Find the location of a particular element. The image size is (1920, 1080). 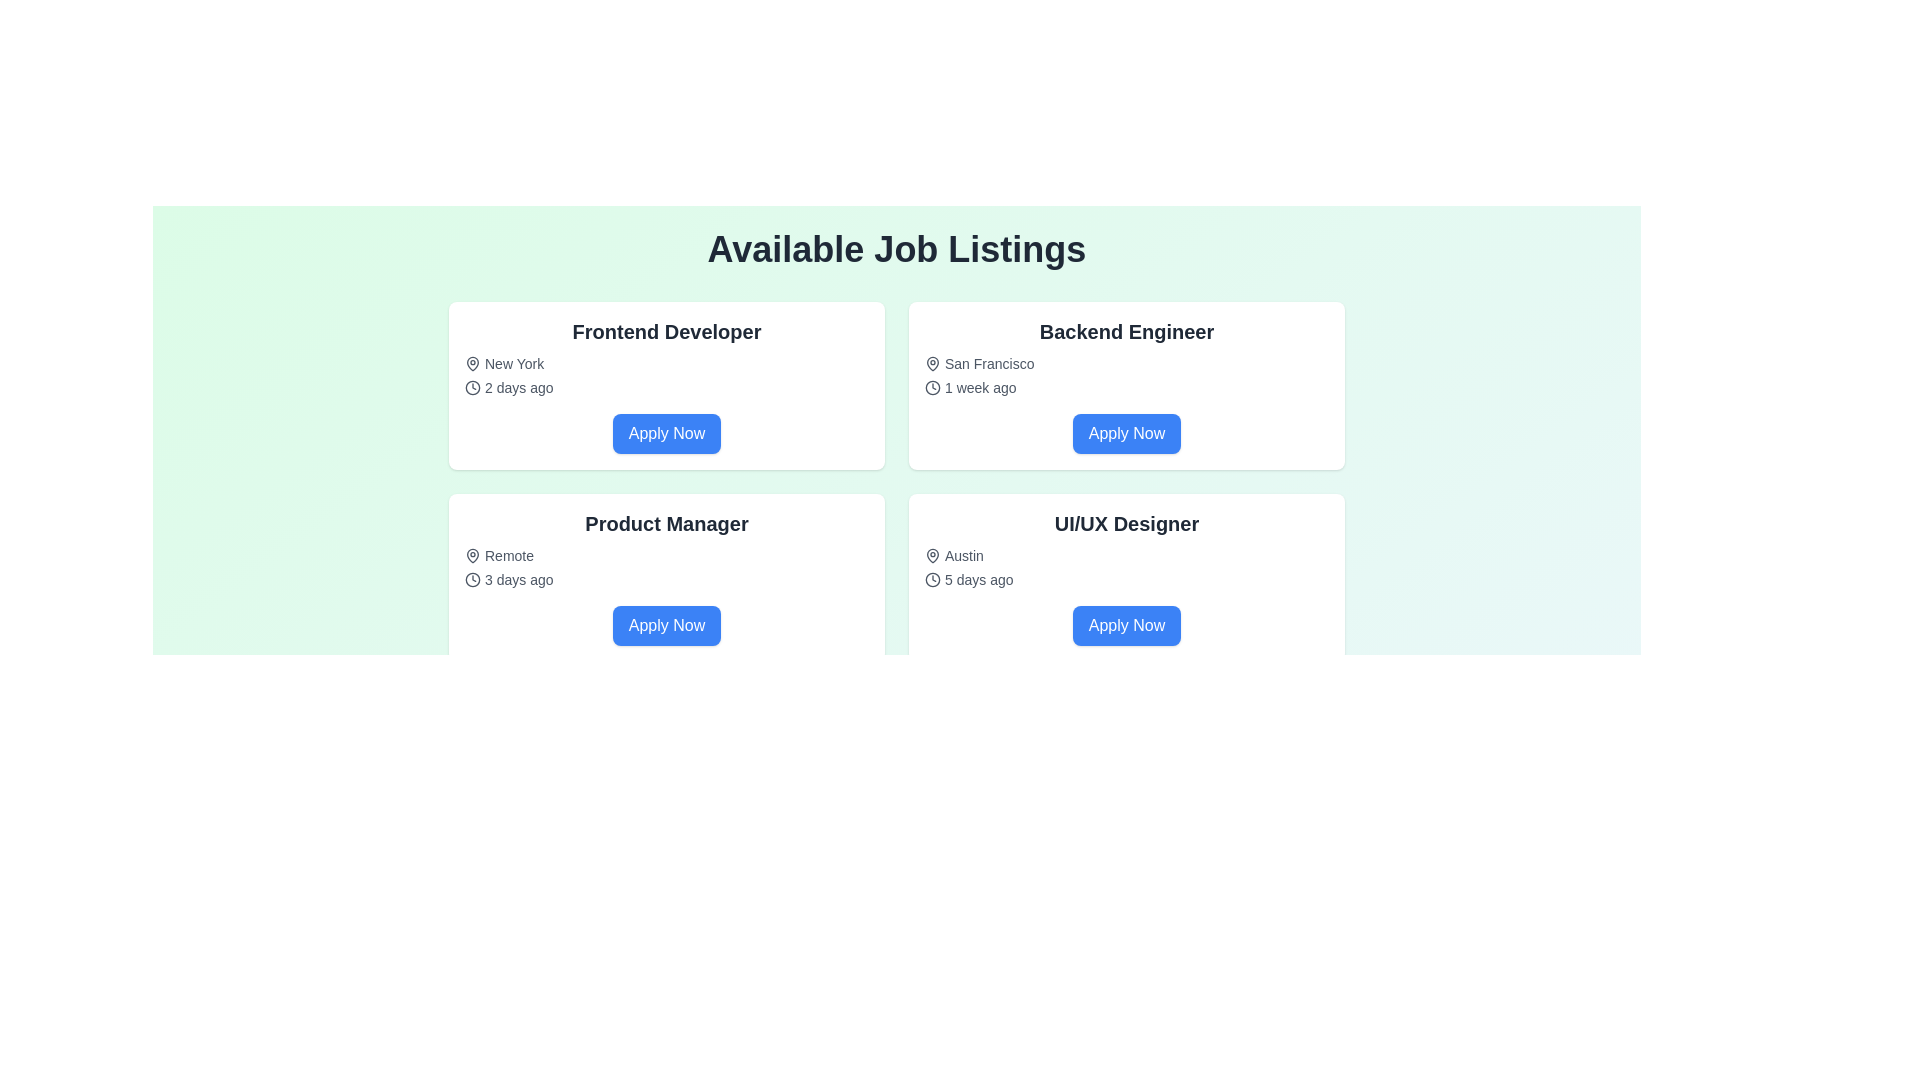

the 'Apply Now' button on the Job listing card for the Product Manager role, located in the third position of the grid layout is located at coordinates (667, 578).